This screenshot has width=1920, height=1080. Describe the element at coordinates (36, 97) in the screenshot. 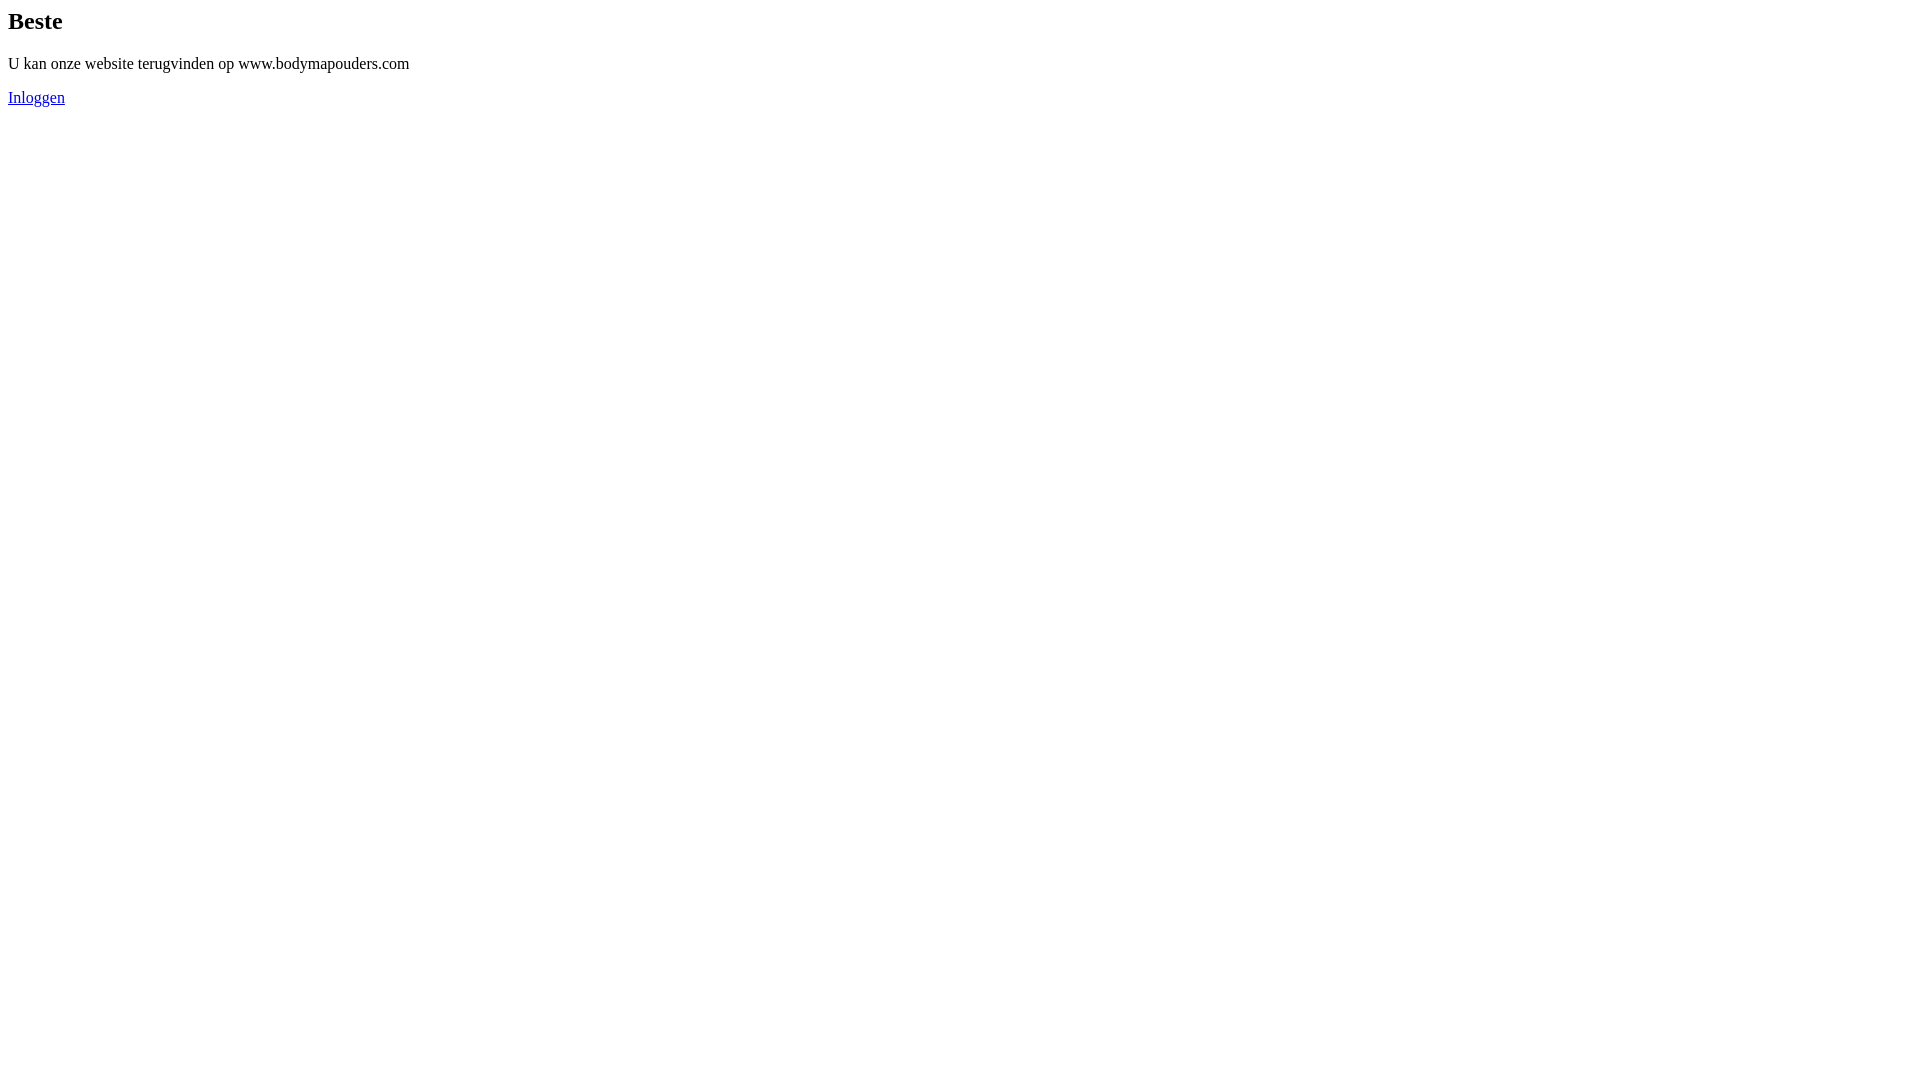

I see `'Inloggen'` at that location.